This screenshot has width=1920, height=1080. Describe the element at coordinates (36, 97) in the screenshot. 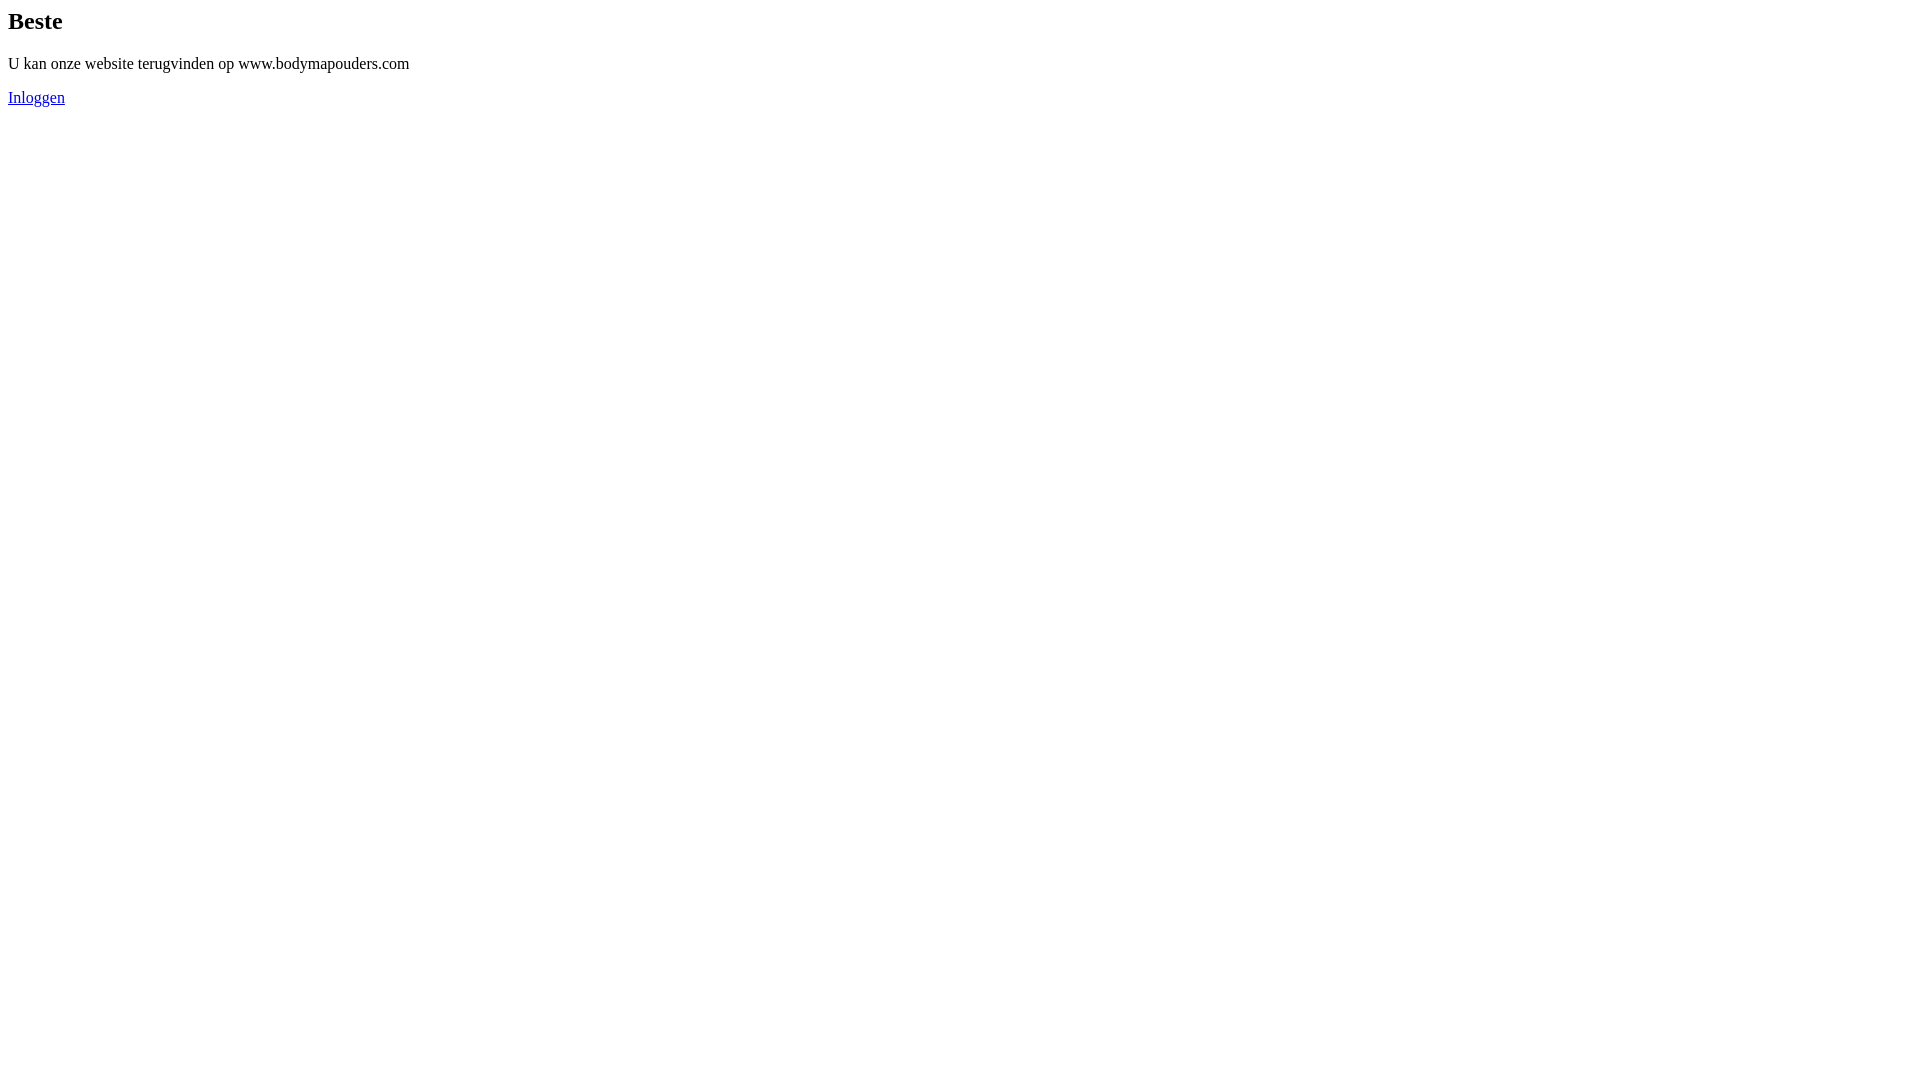

I see `'Inloggen'` at that location.